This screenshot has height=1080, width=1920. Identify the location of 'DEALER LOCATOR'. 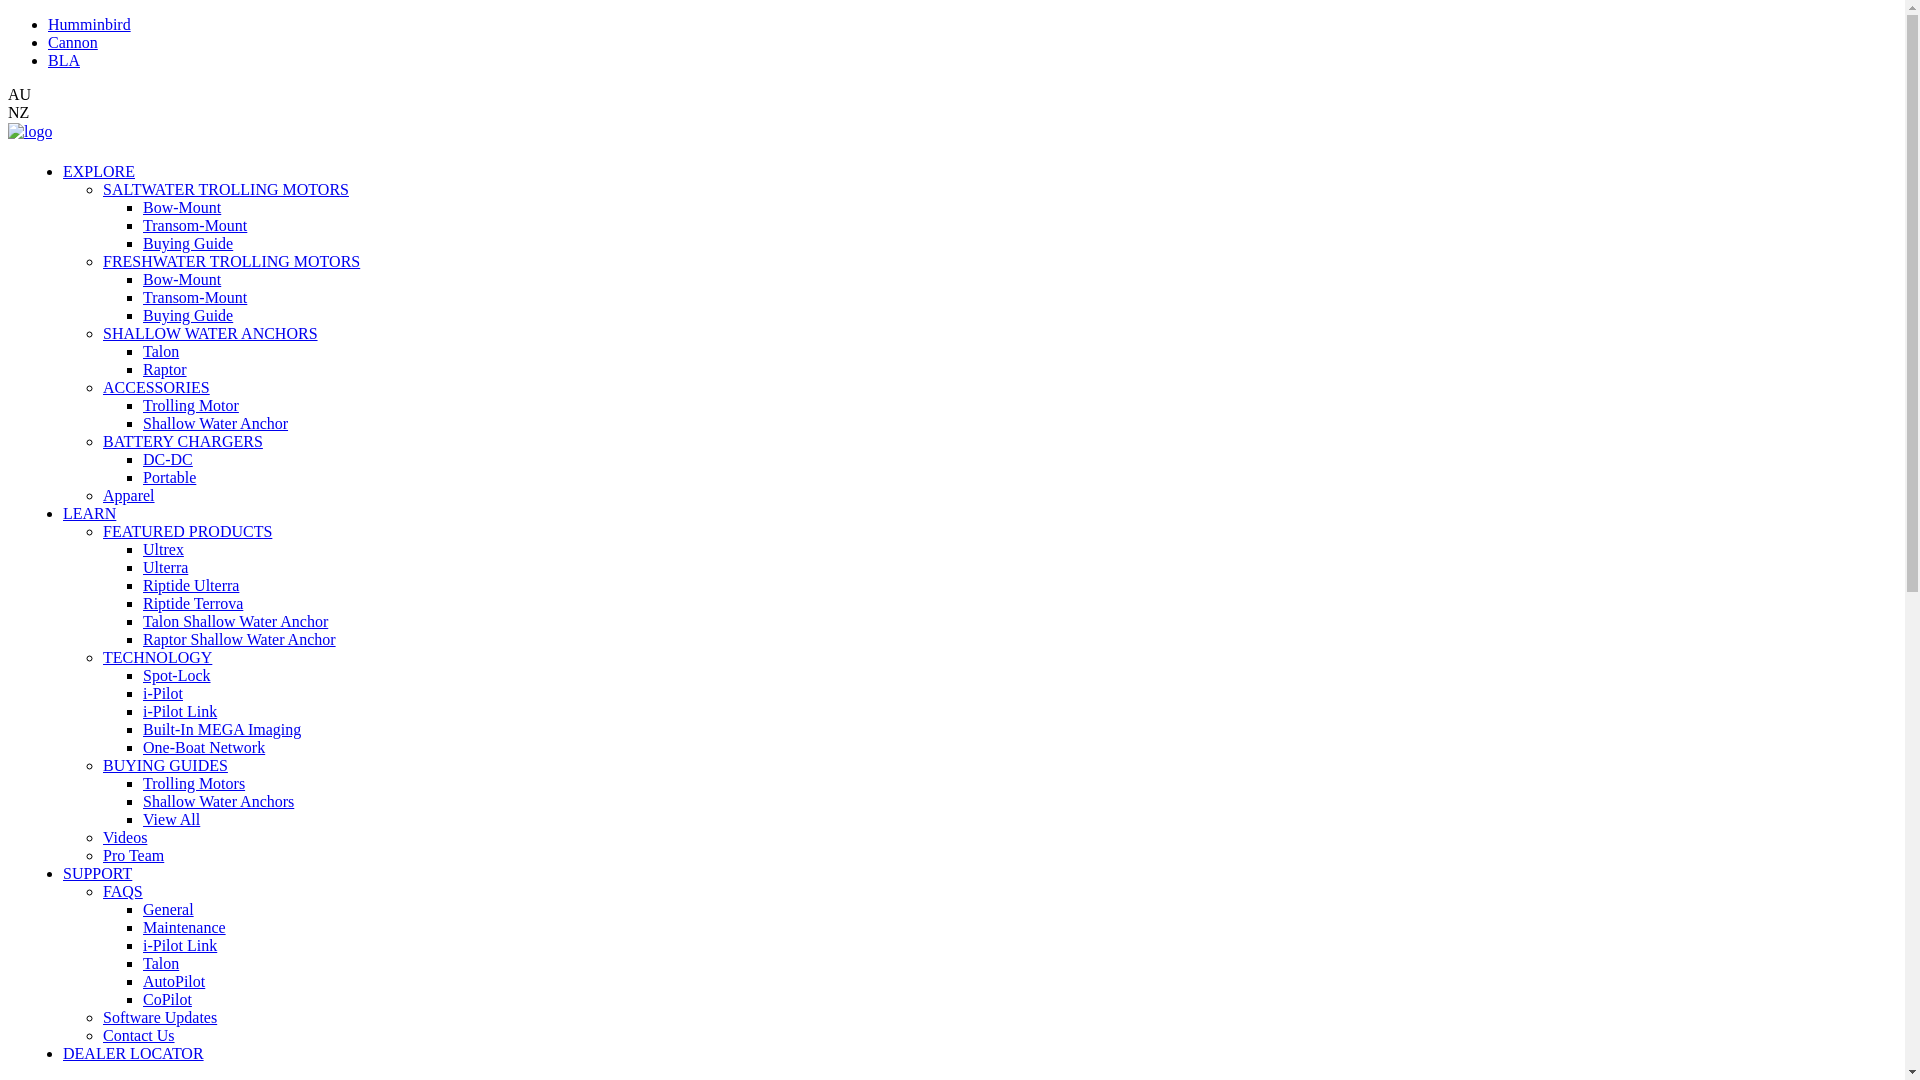
(132, 1052).